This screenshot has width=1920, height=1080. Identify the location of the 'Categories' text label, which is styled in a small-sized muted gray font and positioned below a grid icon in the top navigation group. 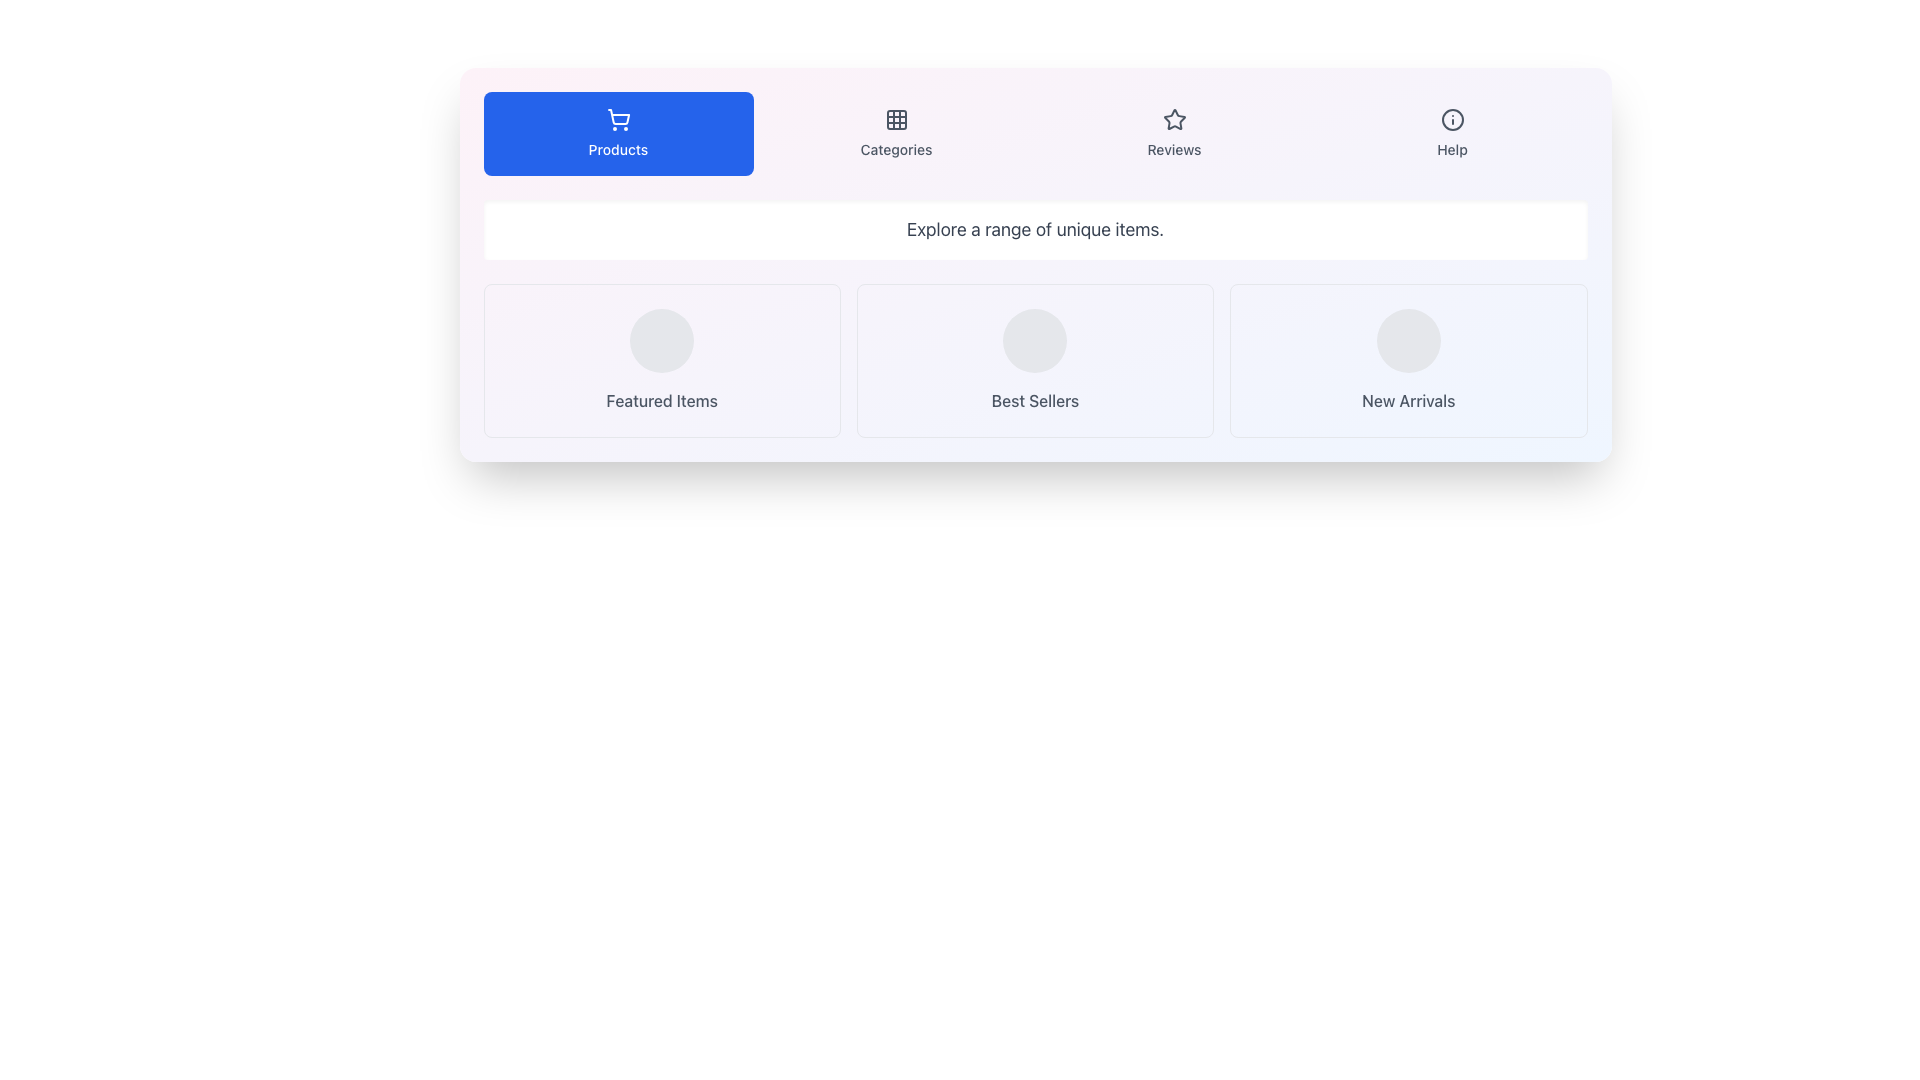
(895, 149).